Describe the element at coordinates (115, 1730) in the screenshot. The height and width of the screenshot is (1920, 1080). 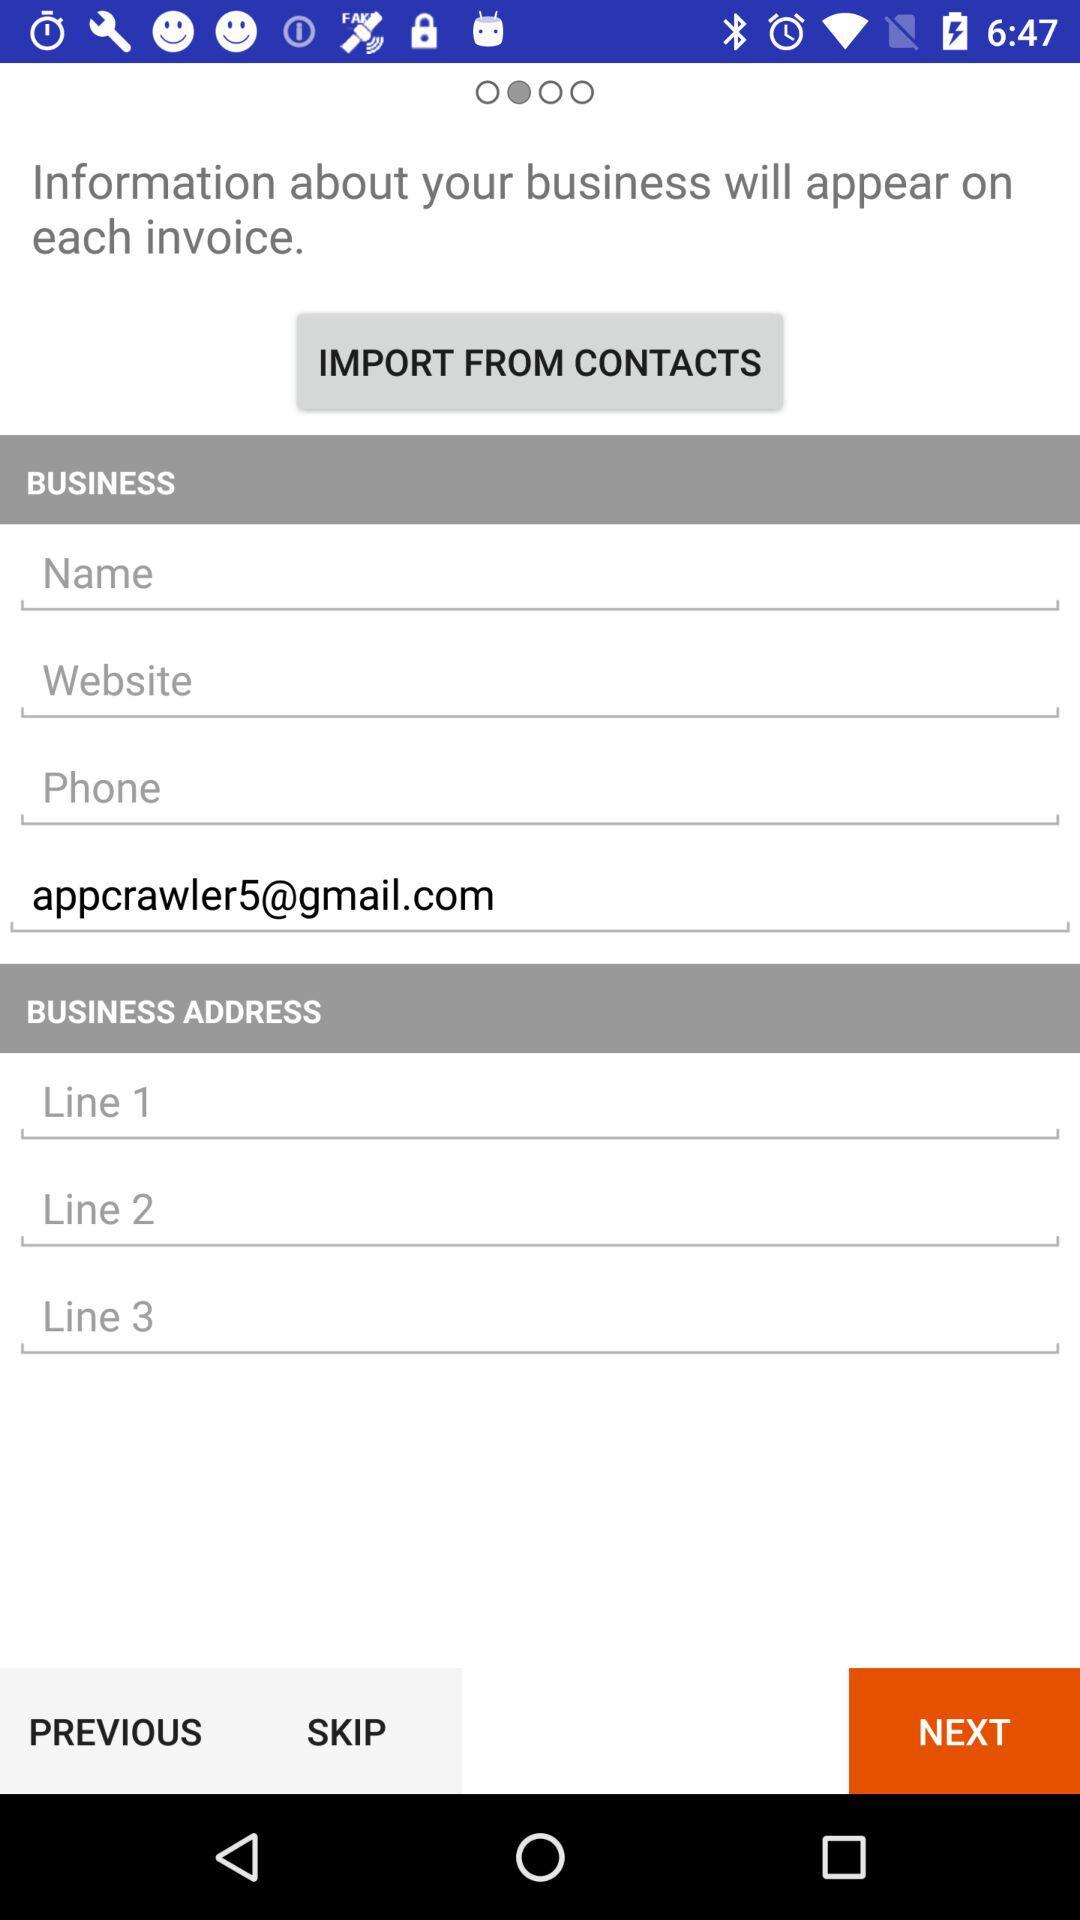
I see `icon next to skip` at that location.